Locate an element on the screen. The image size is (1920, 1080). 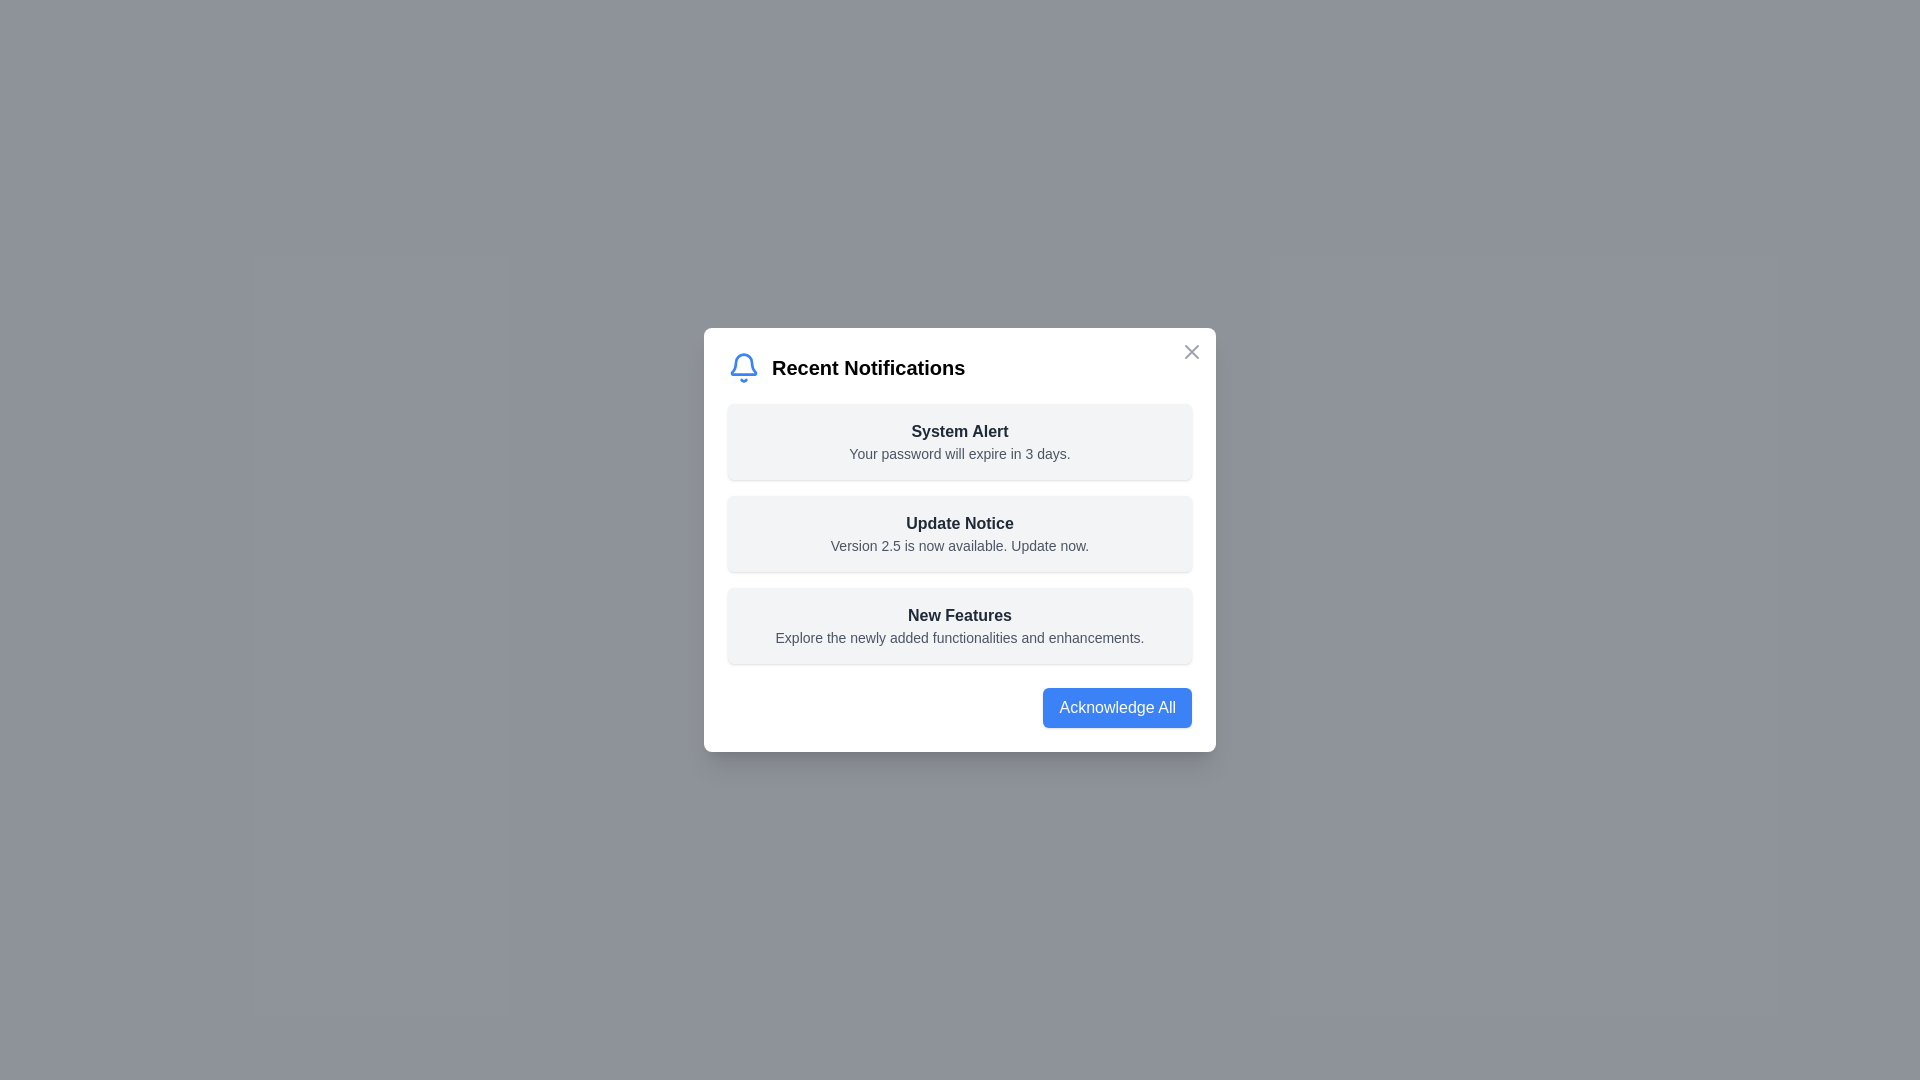
the close button located at the top-right corner of the notification dialog is located at coordinates (1191, 350).